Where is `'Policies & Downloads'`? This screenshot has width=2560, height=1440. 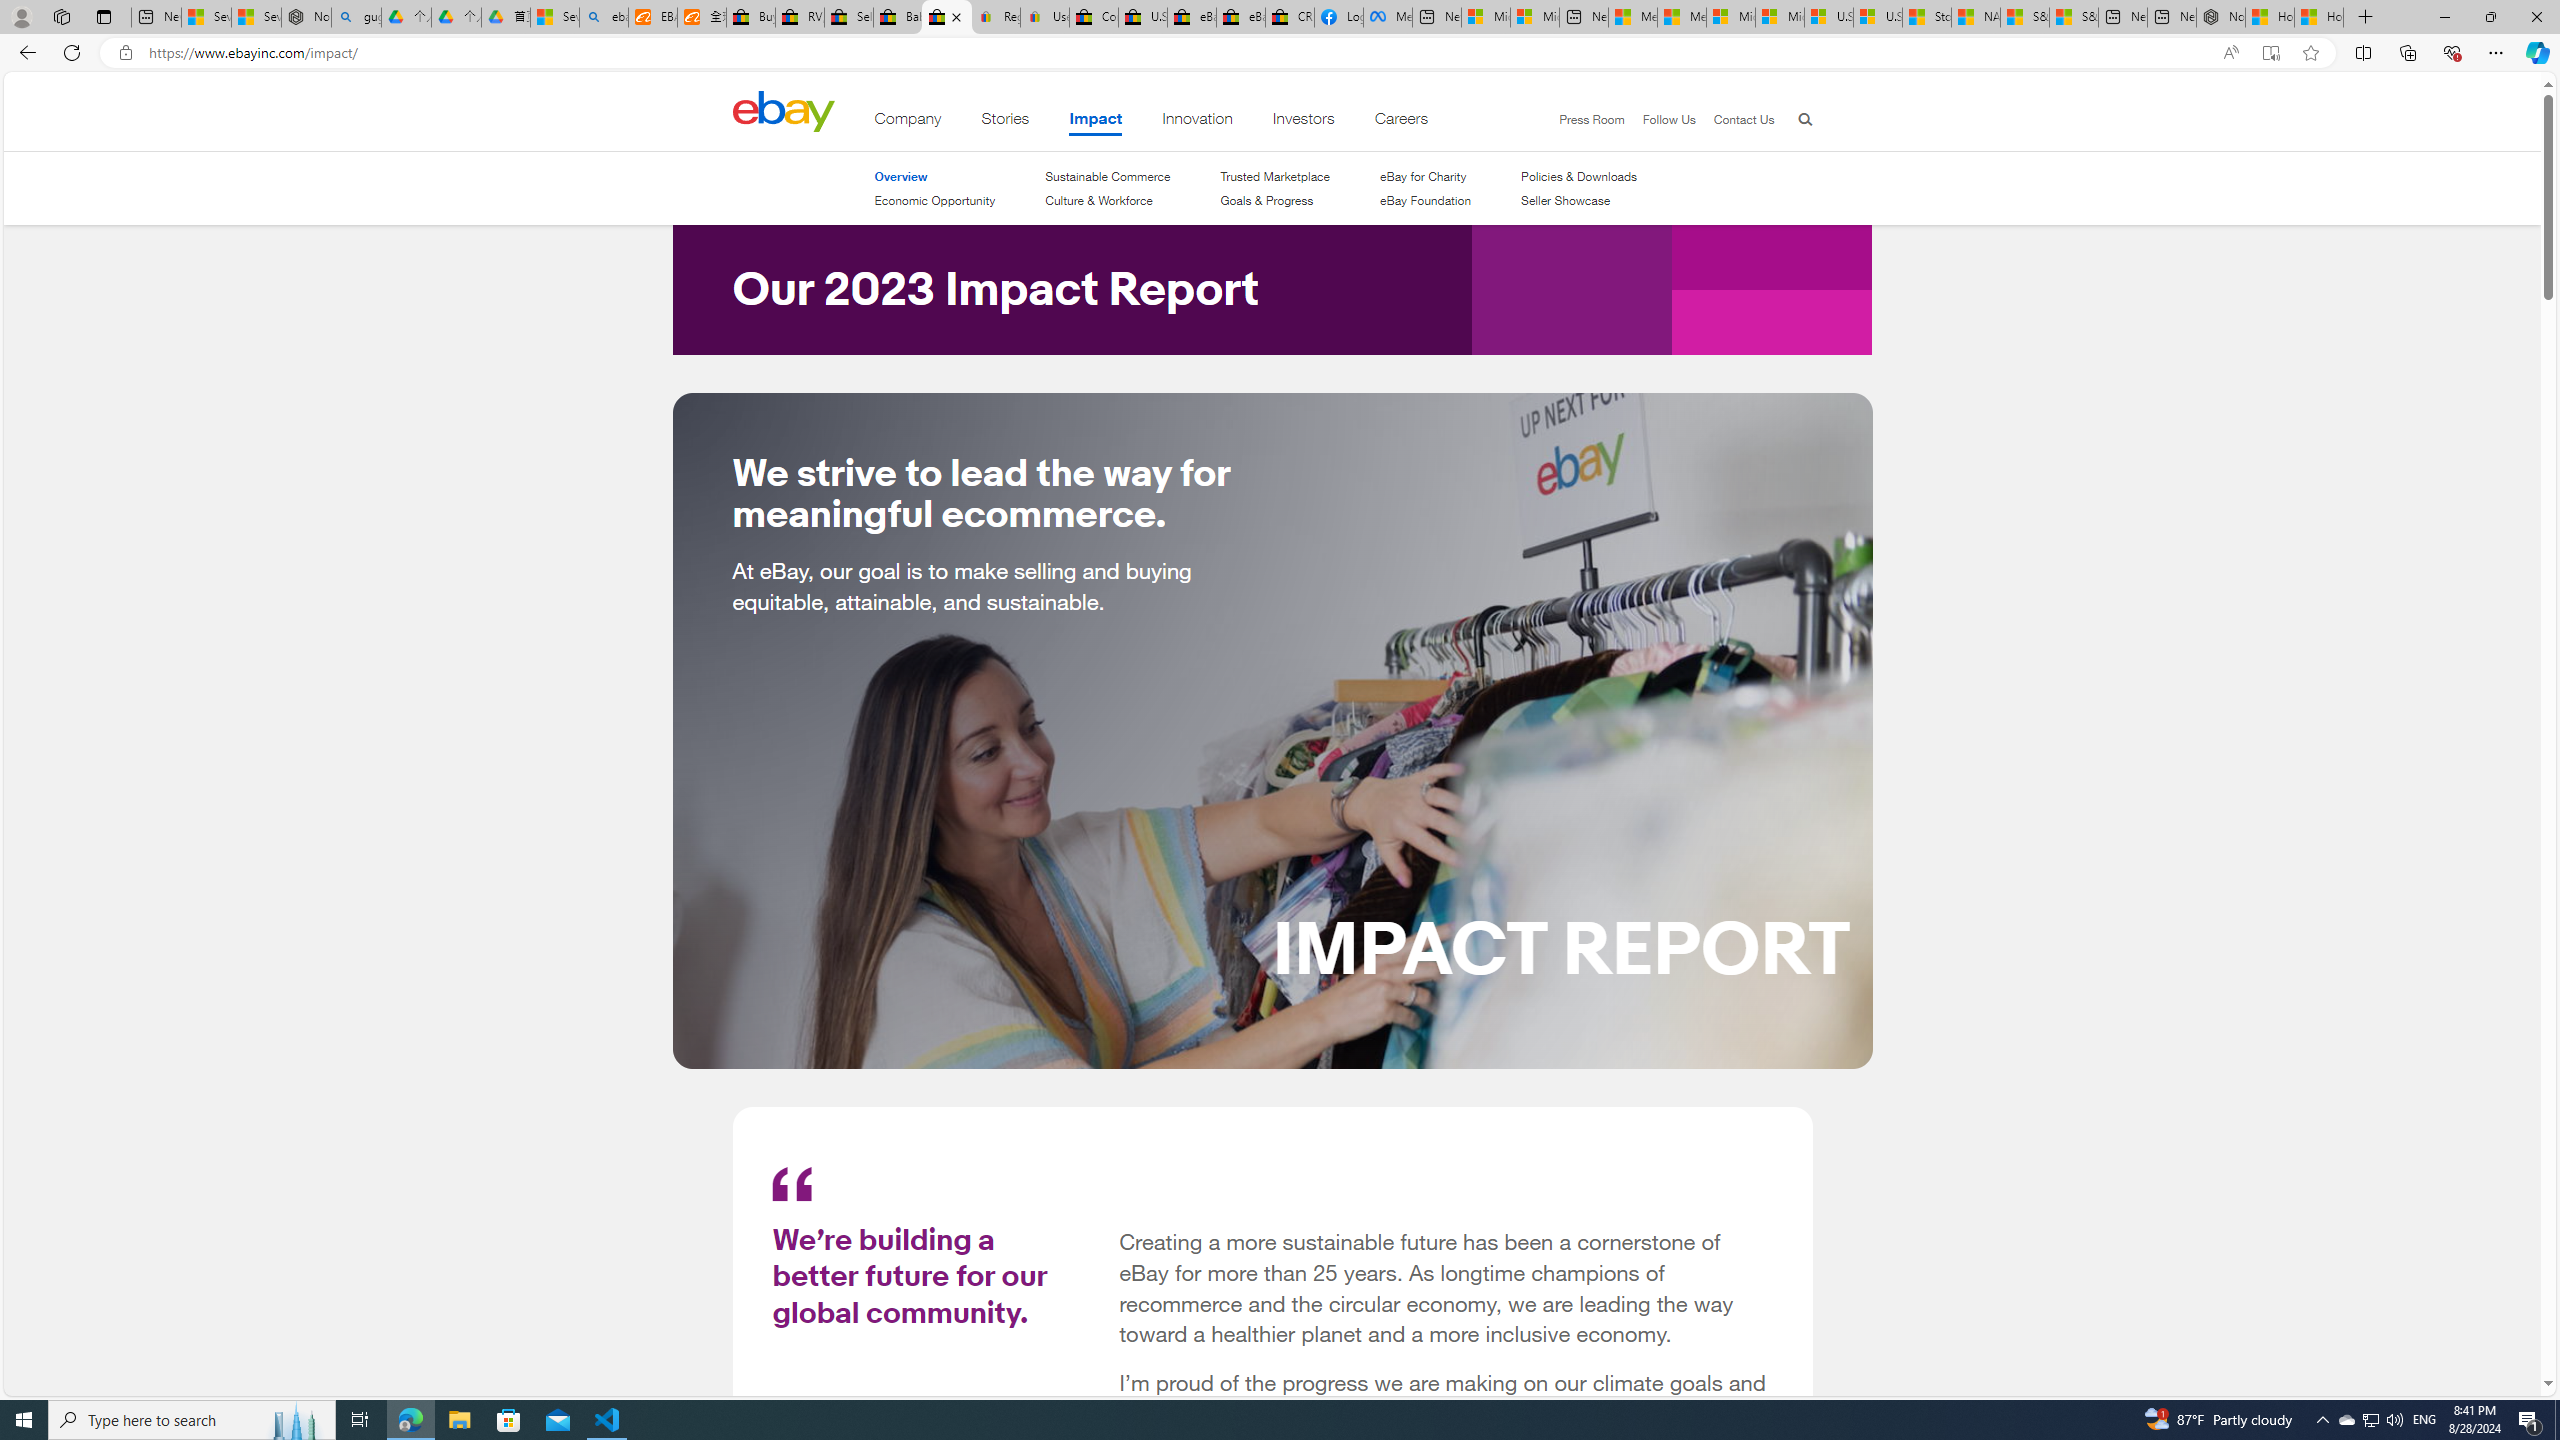 'Policies & Downloads' is located at coordinates (1578, 176).